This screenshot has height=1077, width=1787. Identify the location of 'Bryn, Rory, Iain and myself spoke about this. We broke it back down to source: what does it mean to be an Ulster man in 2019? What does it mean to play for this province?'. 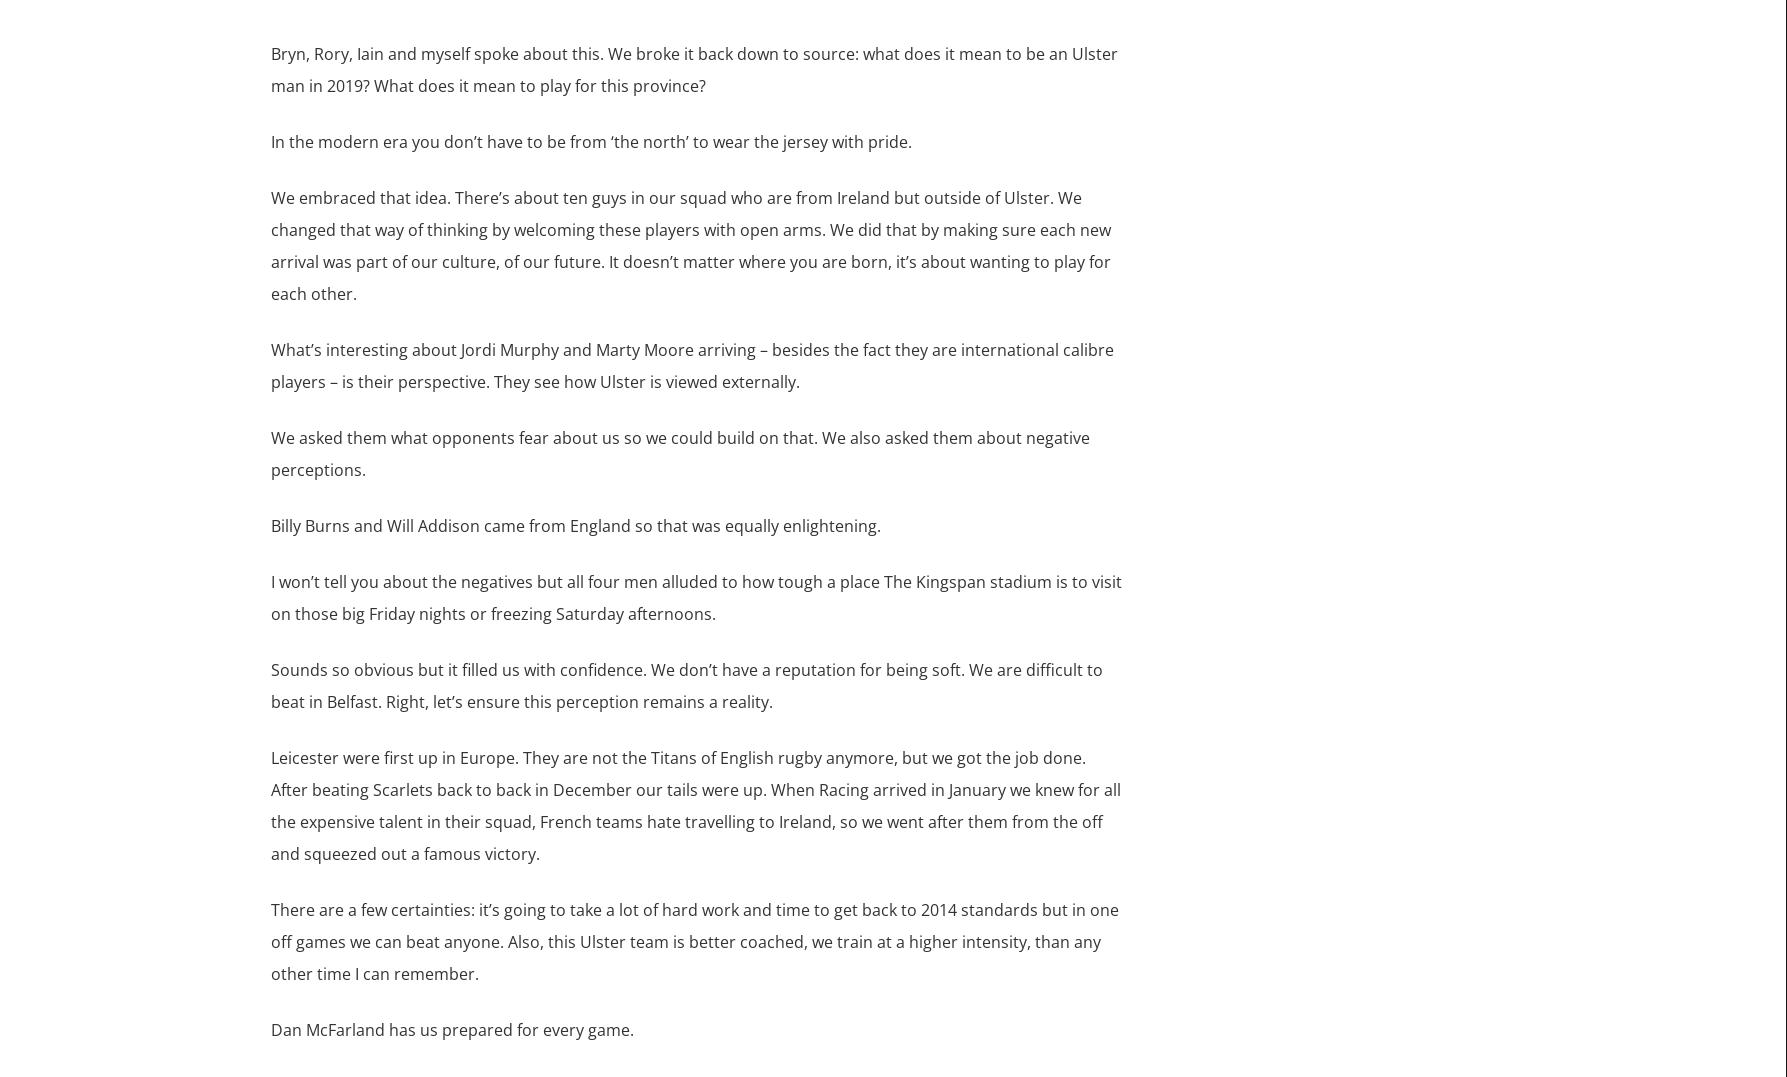
(692, 69).